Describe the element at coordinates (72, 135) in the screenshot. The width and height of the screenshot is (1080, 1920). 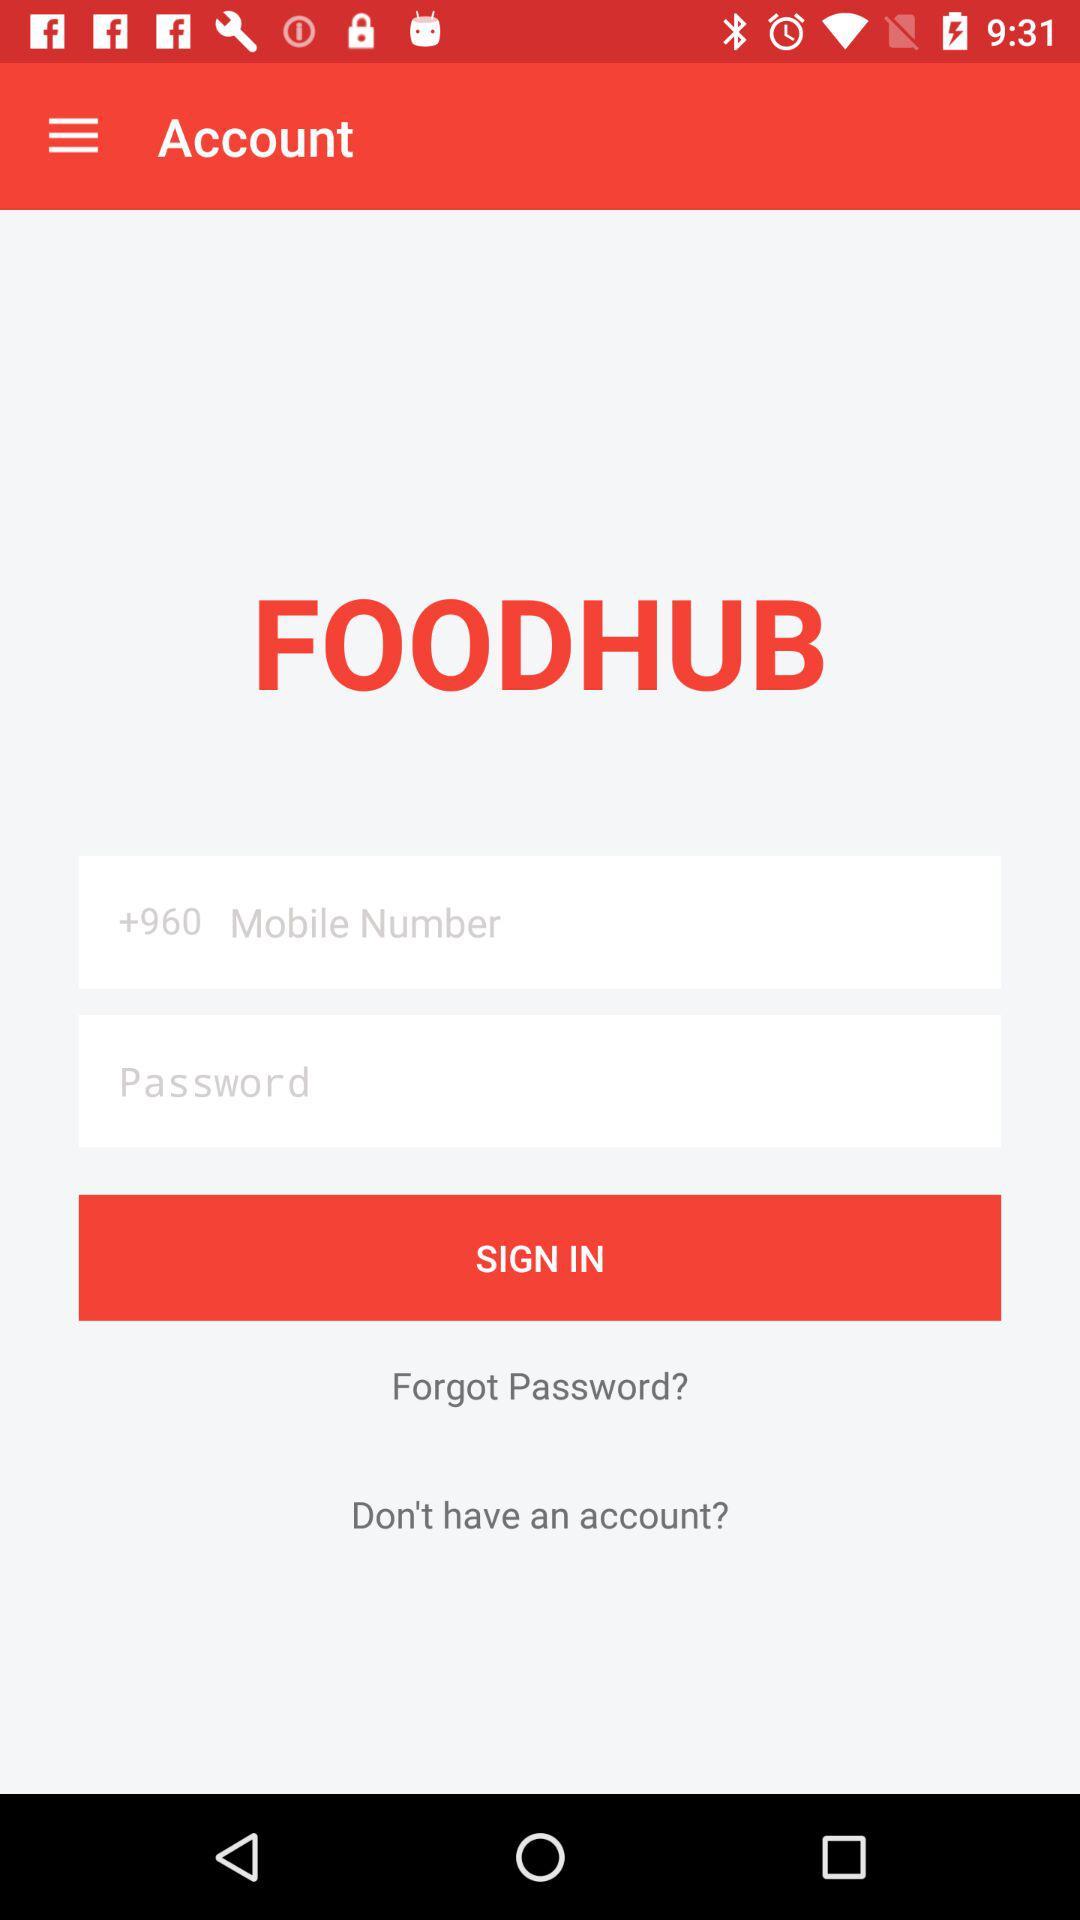
I see `the item to the left of the account` at that location.